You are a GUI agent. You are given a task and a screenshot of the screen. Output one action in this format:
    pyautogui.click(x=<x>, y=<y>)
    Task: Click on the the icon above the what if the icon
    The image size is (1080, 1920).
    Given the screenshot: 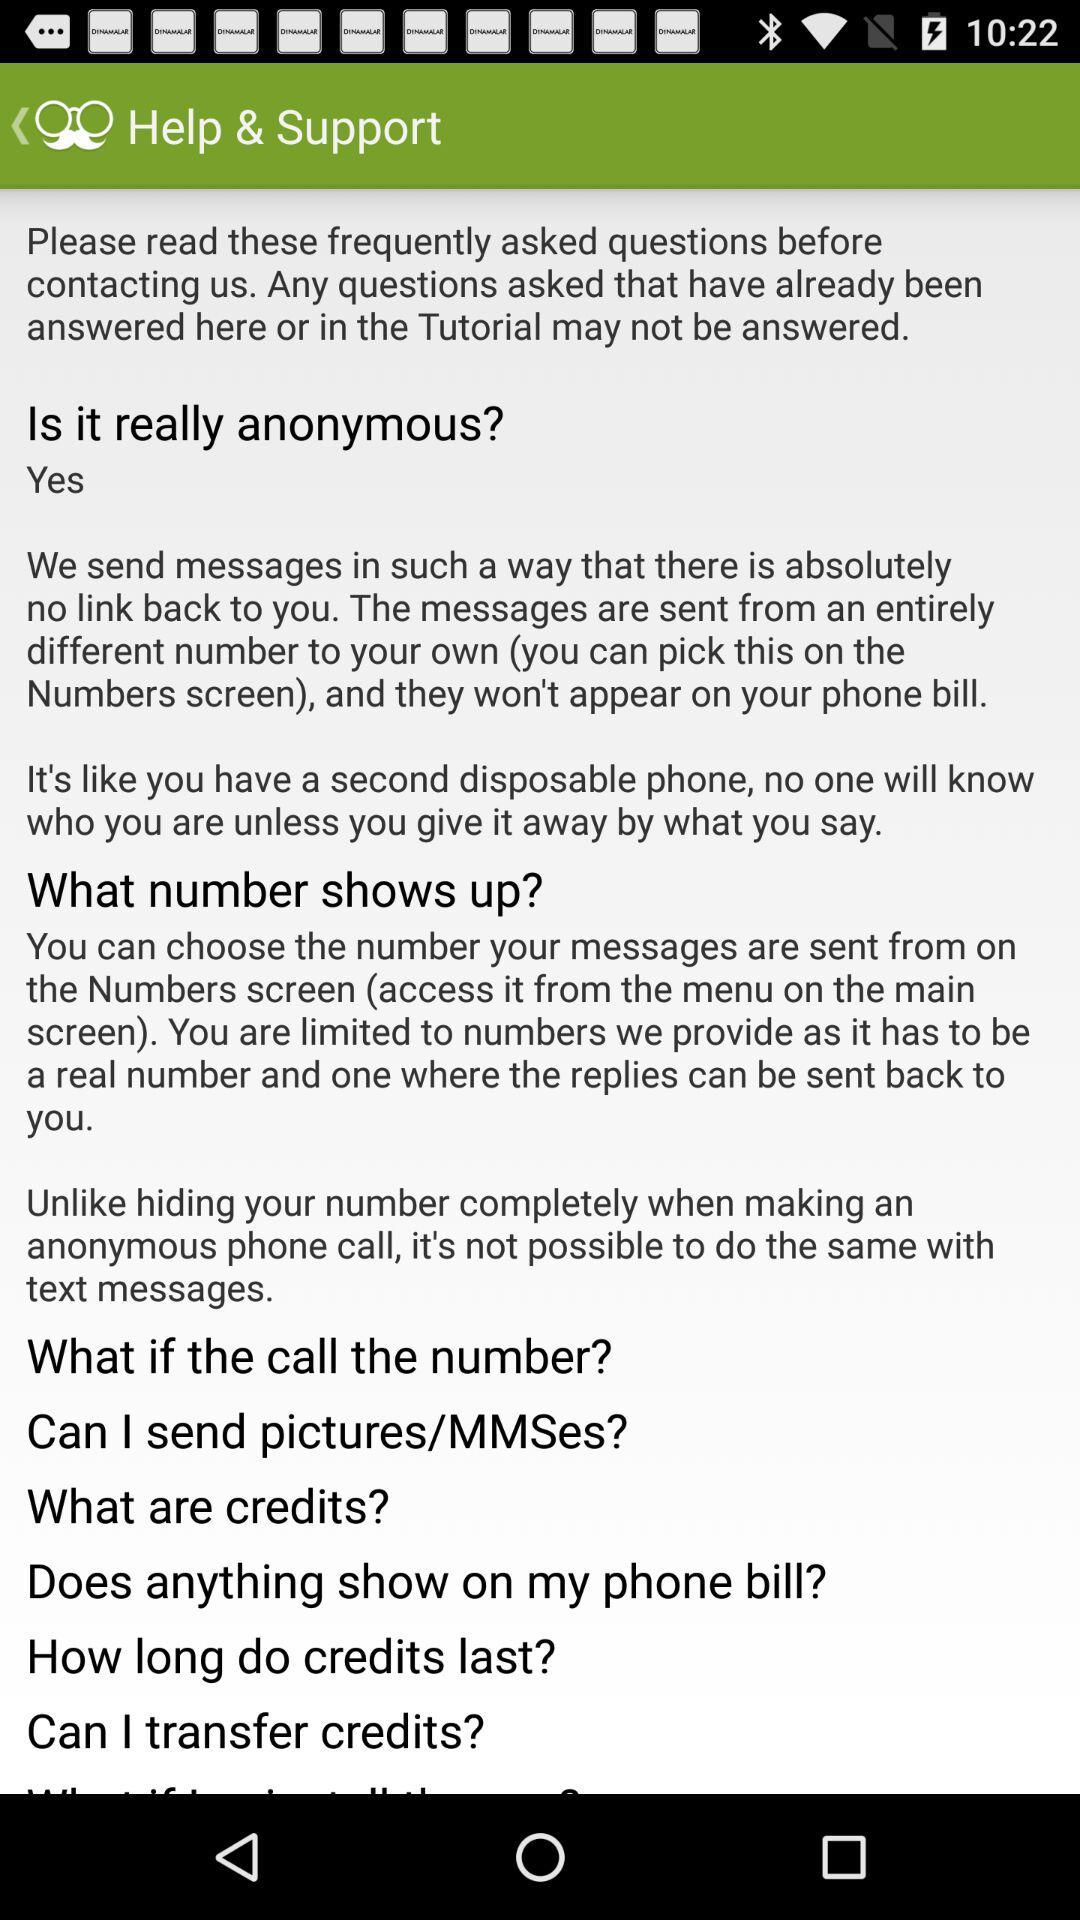 What is the action you would take?
    pyautogui.click(x=540, y=1114)
    